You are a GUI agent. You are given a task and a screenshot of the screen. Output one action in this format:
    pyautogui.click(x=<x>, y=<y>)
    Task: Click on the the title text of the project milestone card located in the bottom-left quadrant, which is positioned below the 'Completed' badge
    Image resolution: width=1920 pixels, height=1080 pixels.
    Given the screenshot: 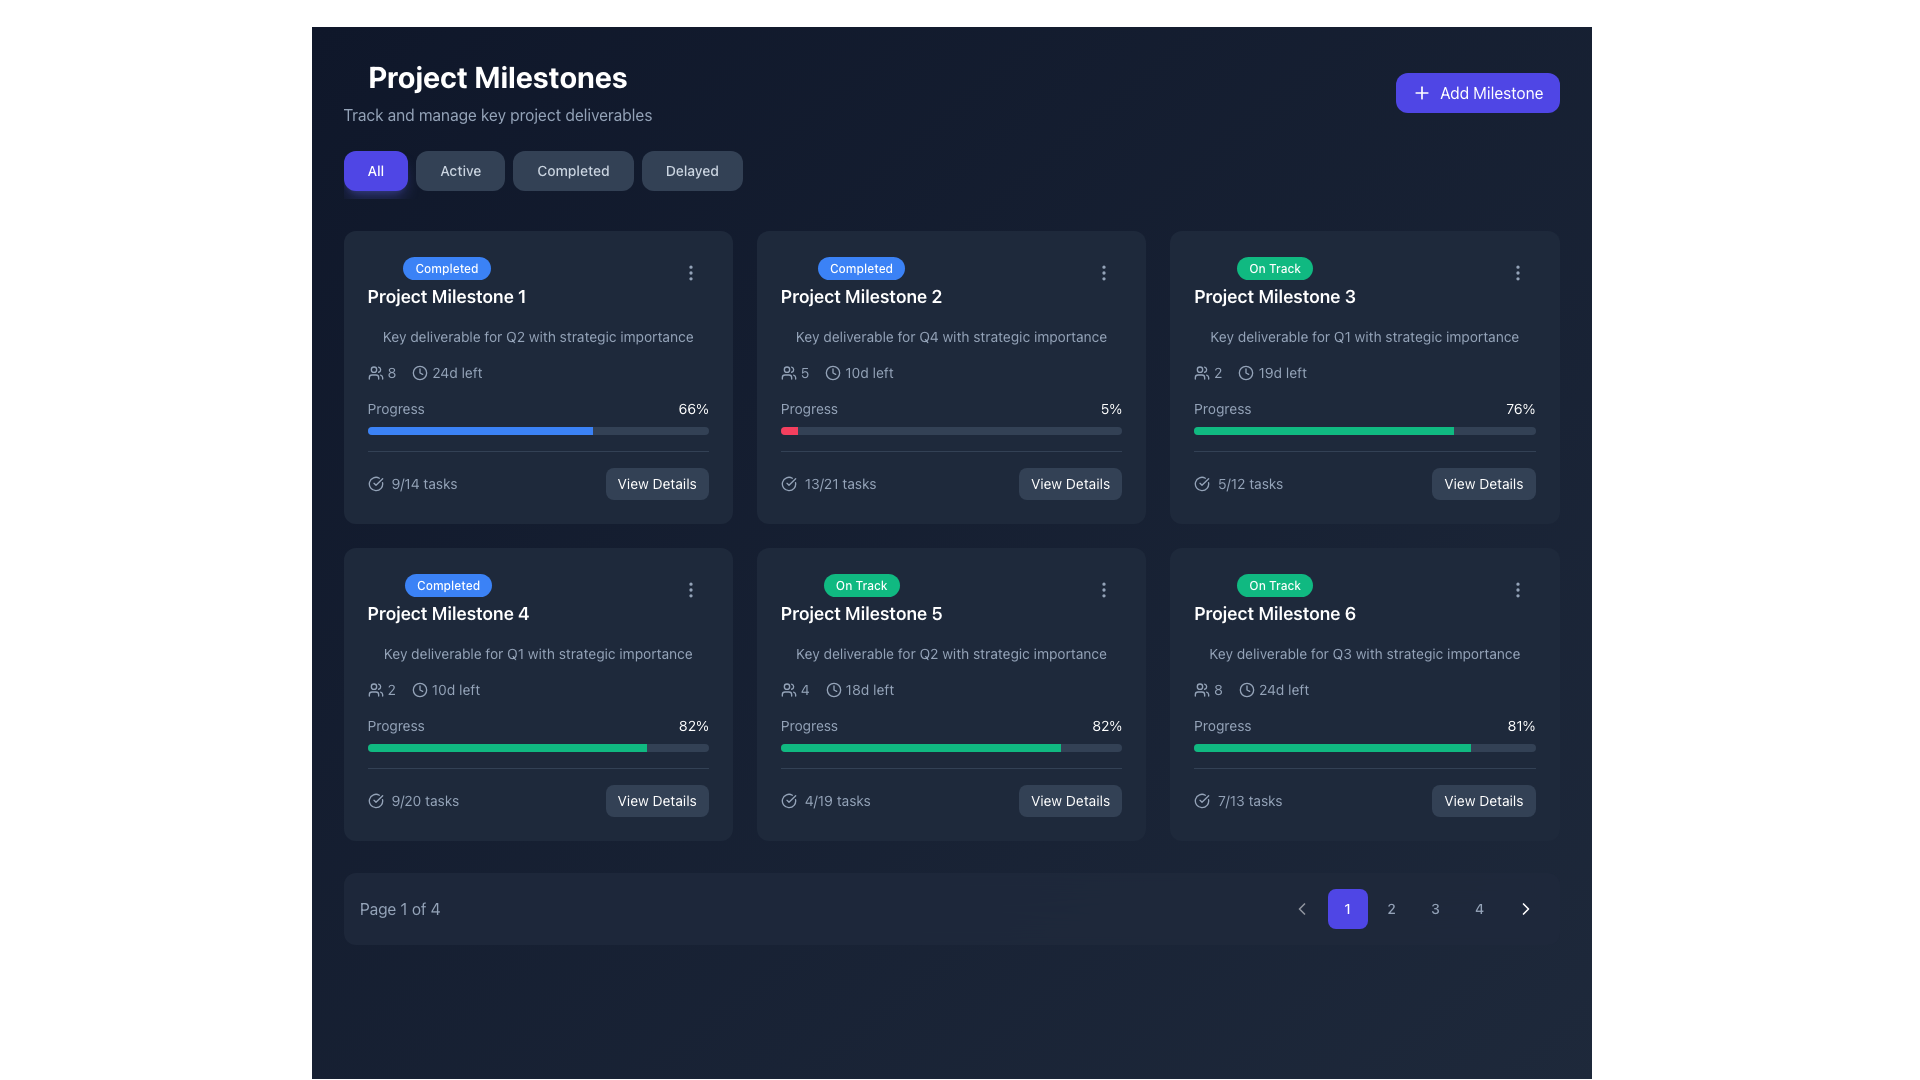 What is the action you would take?
    pyautogui.click(x=447, y=612)
    